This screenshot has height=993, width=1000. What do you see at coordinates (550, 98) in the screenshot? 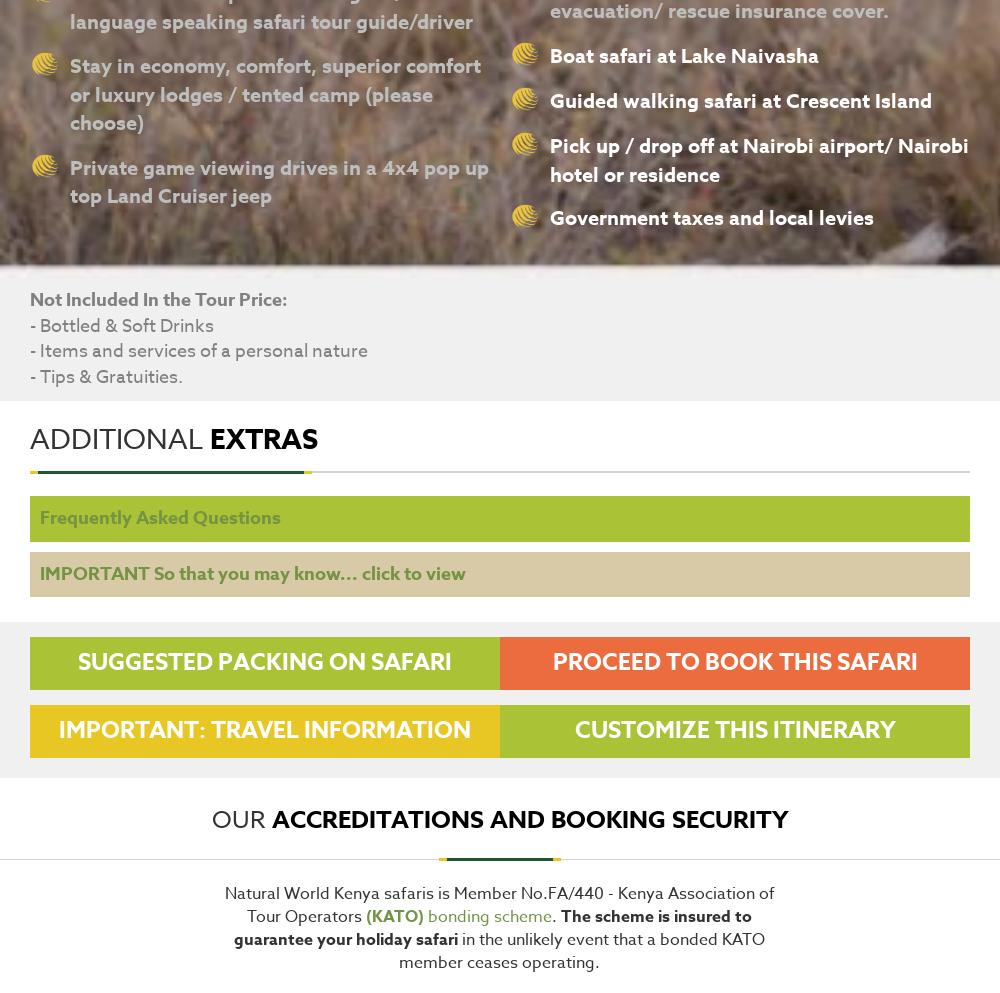
I see `'Guided walking safari at Crescent Island'` at bounding box center [550, 98].